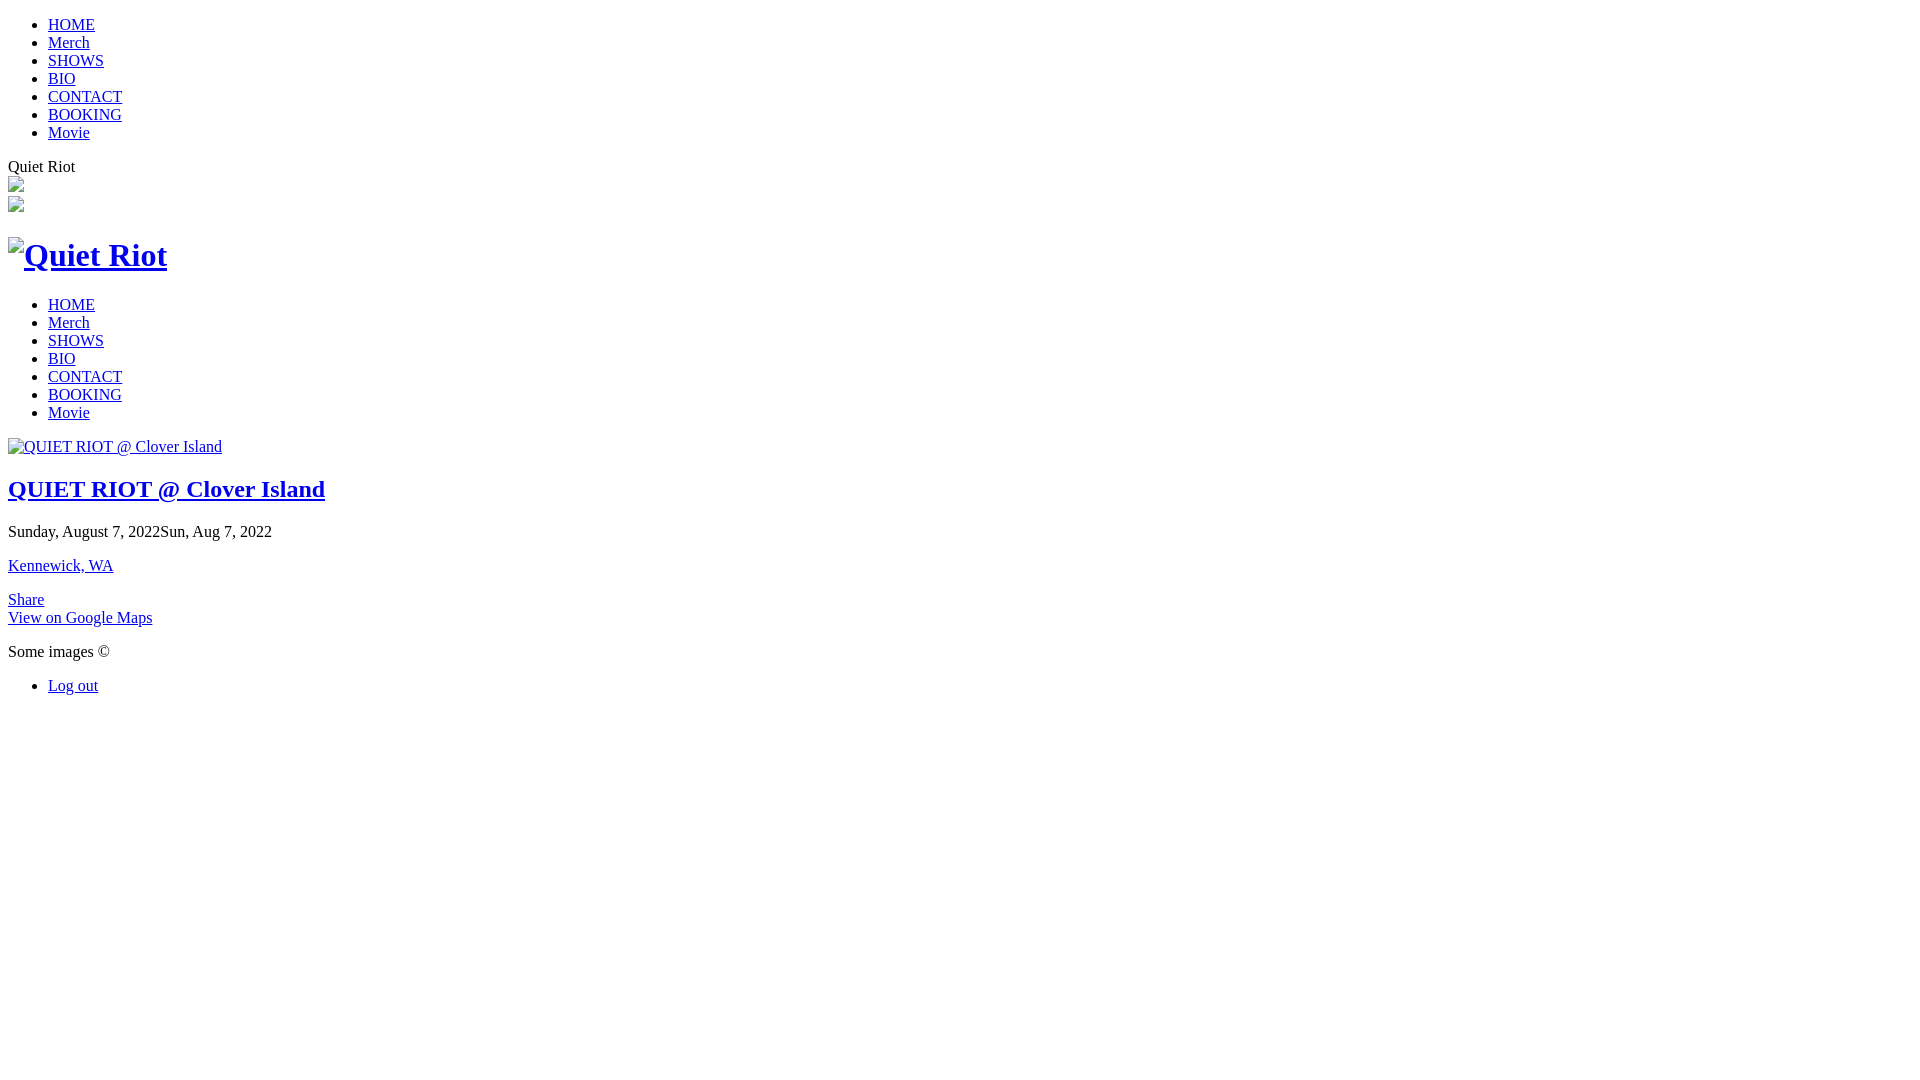  Describe the element at coordinates (68, 411) in the screenshot. I see `'Movie'` at that location.